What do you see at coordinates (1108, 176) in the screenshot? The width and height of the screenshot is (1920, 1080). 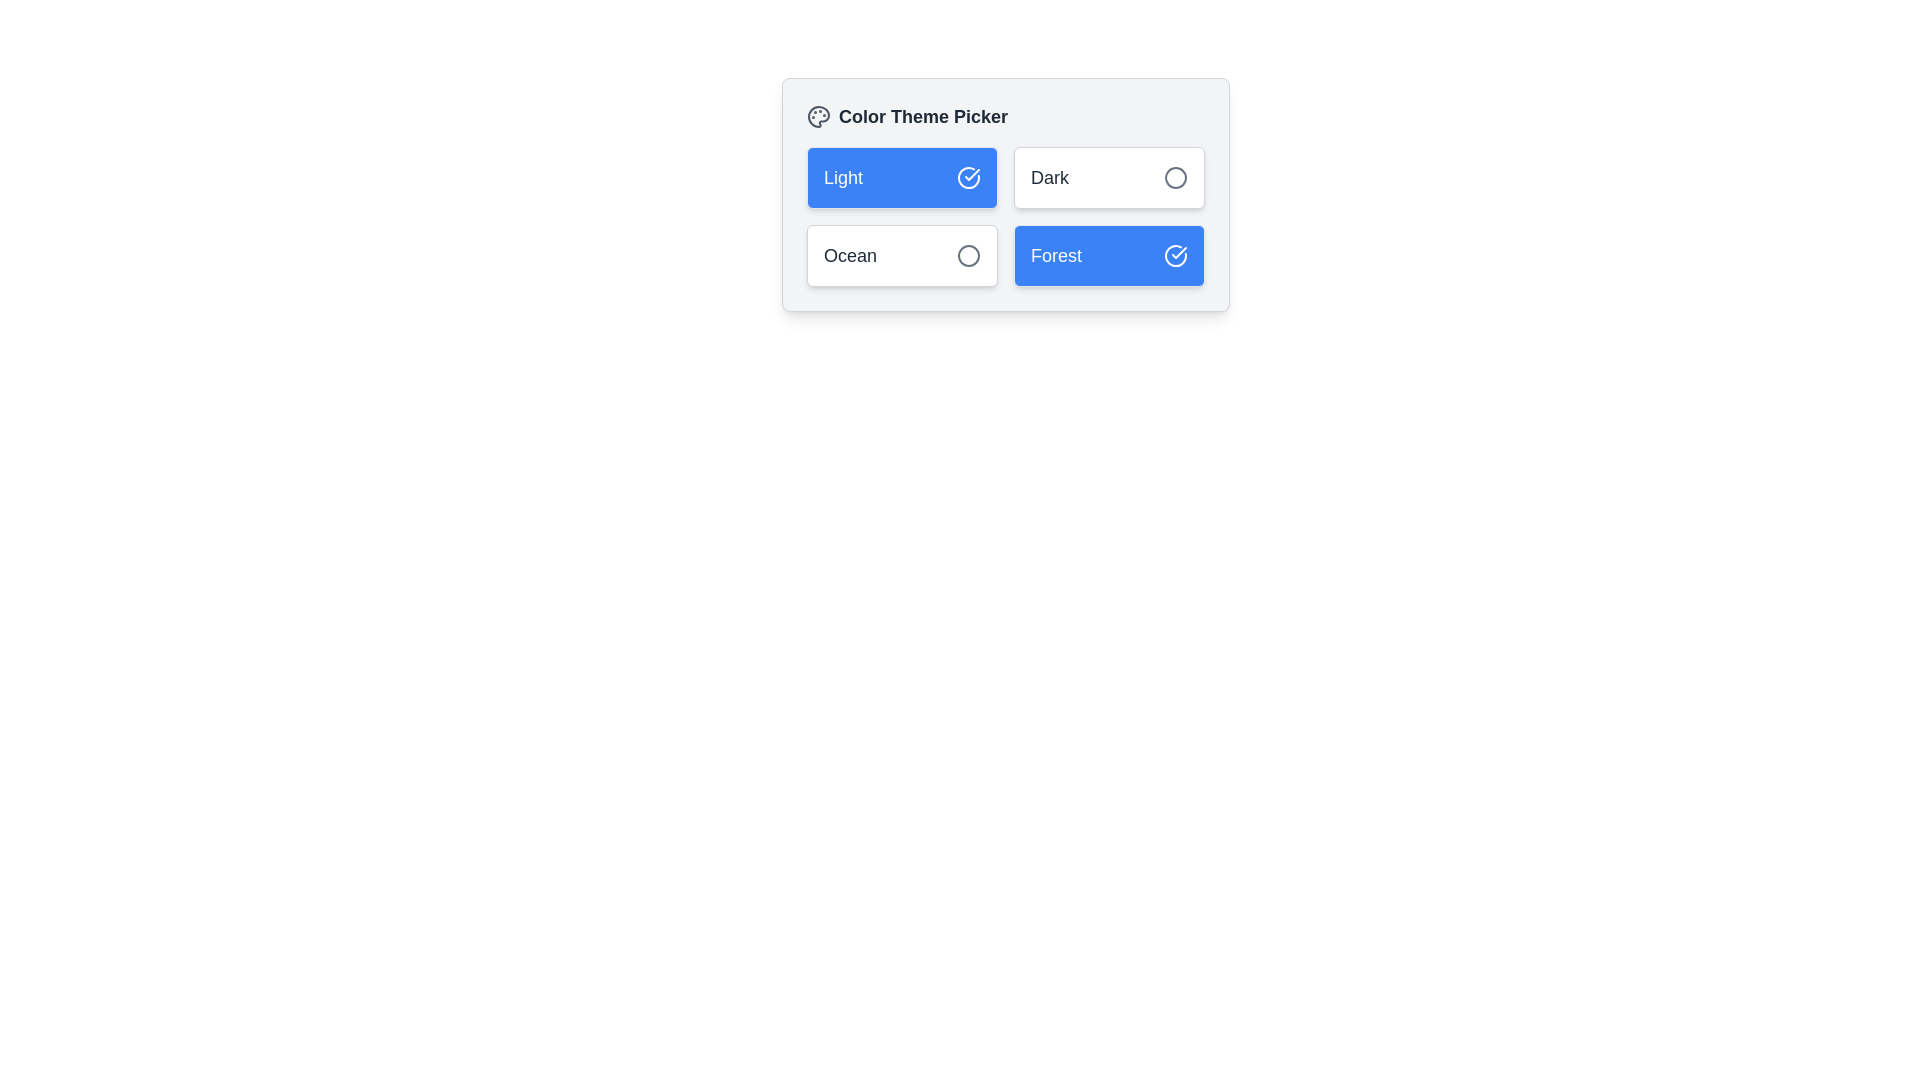 I see `the button labeled Dark to observe visual feedback` at bounding box center [1108, 176].